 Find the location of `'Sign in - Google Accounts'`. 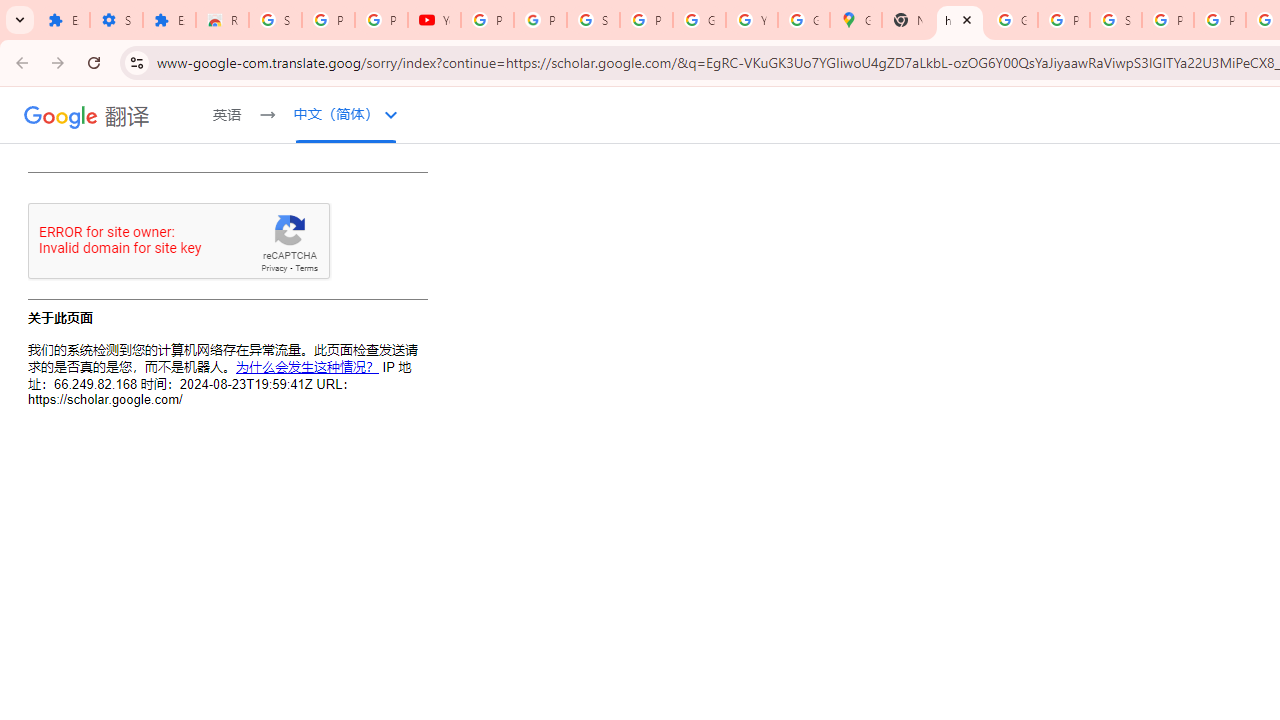

'Sign in - Google Accounts' is located at coordinates (592, 20).